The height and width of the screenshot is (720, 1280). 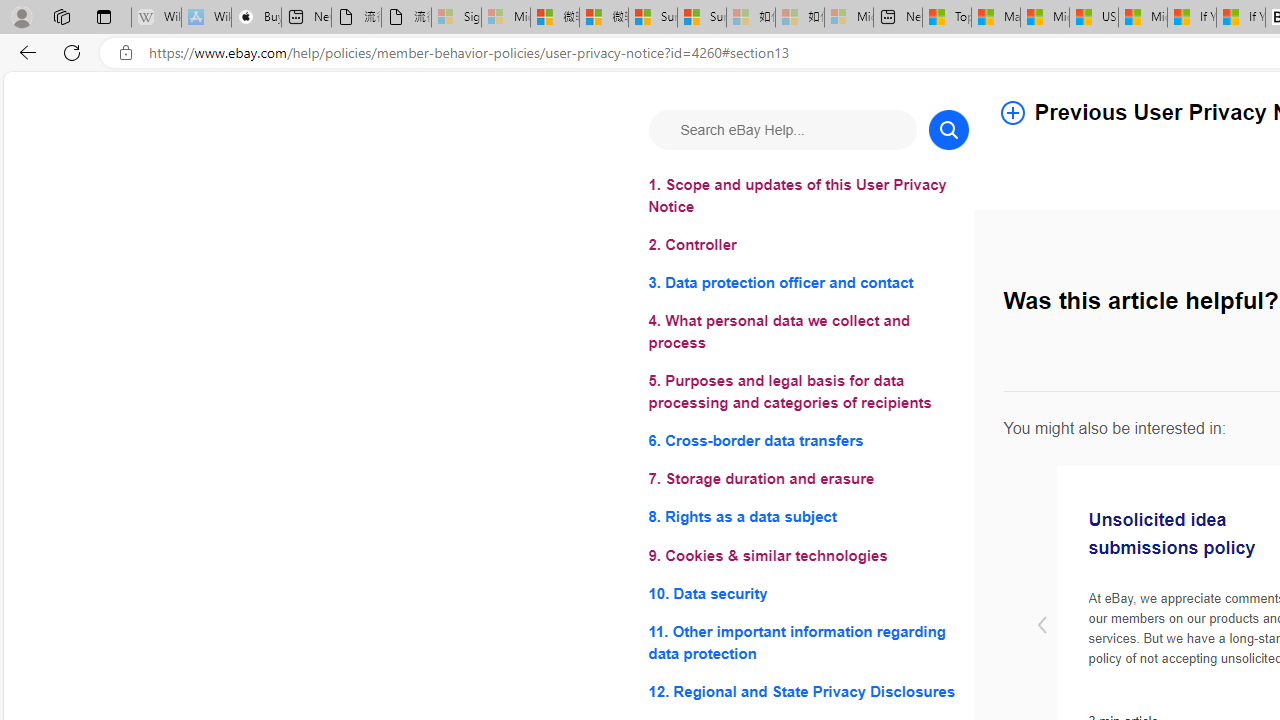 I want to click on '12. Regional and State Privacy Disclosures', so click(x=808, y=690).